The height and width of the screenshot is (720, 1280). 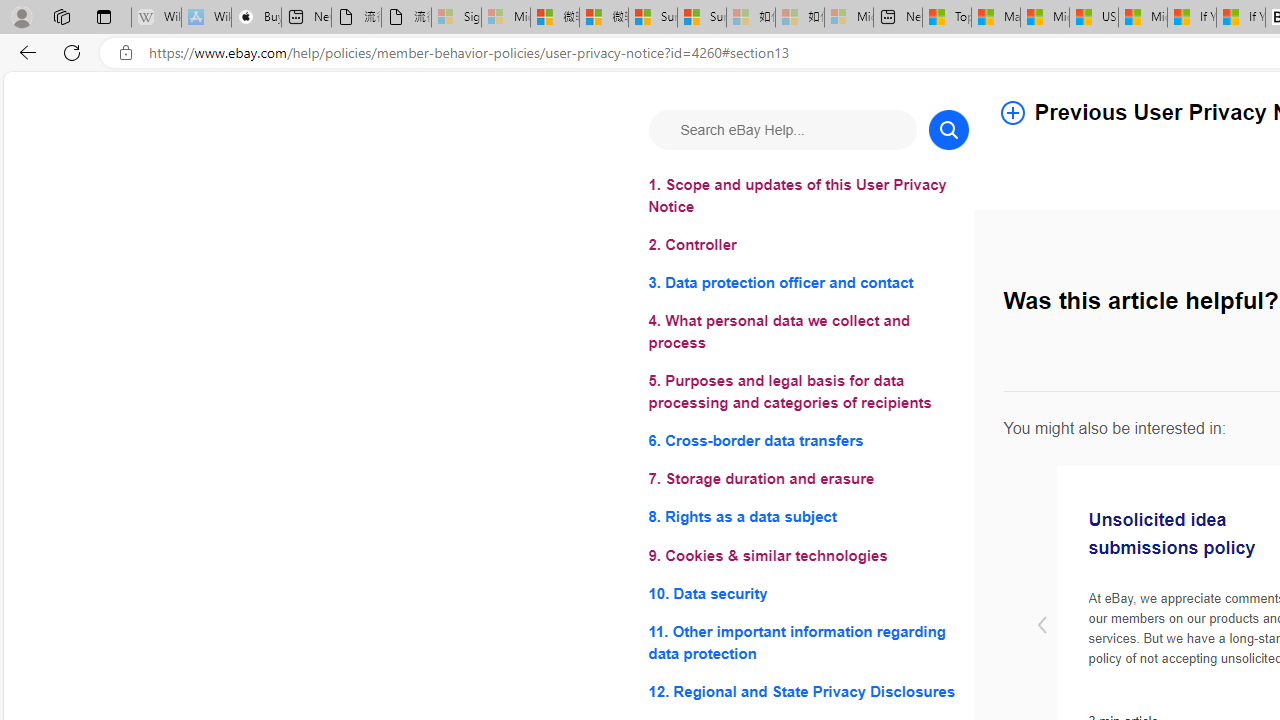 I want to click on '12. Regional and State Privacy Disclosures', so click(x=808, y=690).